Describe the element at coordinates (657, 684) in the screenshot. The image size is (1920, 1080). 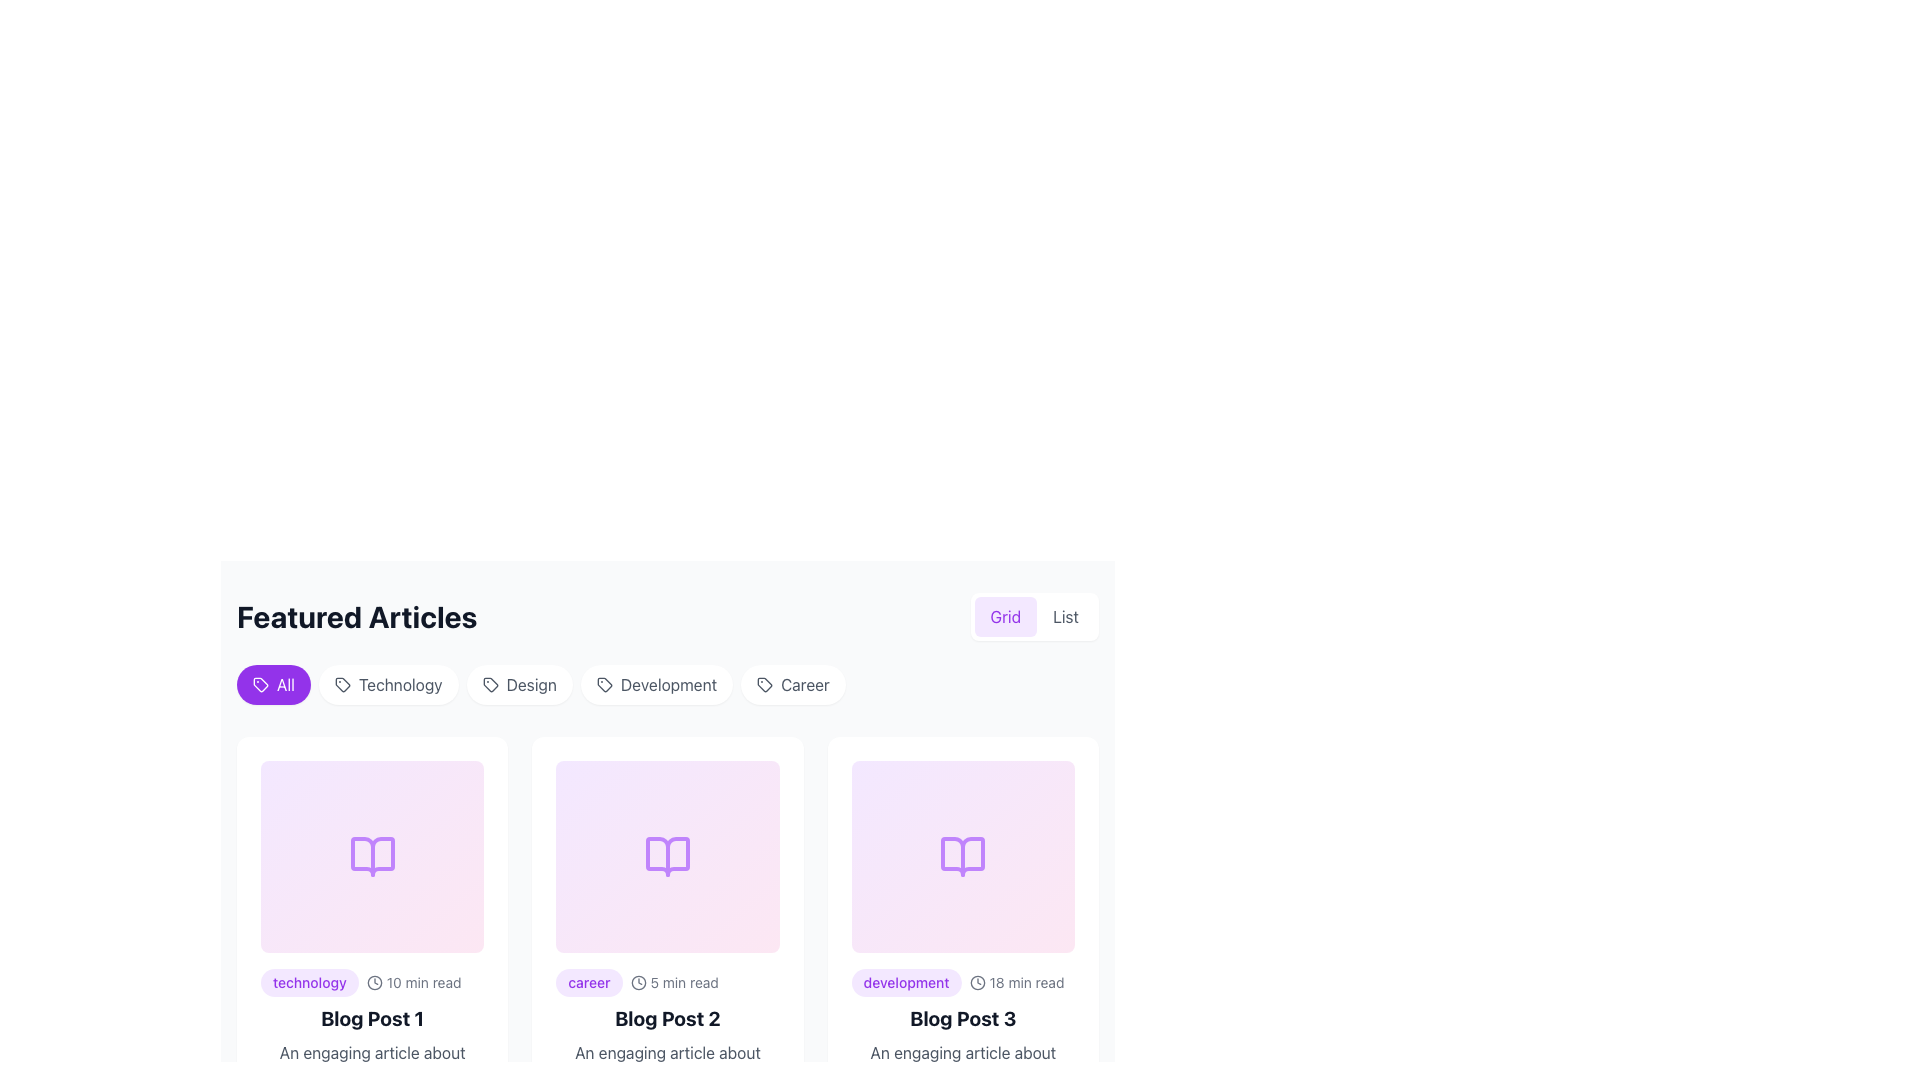
I see `the 'Development' button, which is a rounded rectangular button with a light gray background and dark gray text, to filter articles` at that location.